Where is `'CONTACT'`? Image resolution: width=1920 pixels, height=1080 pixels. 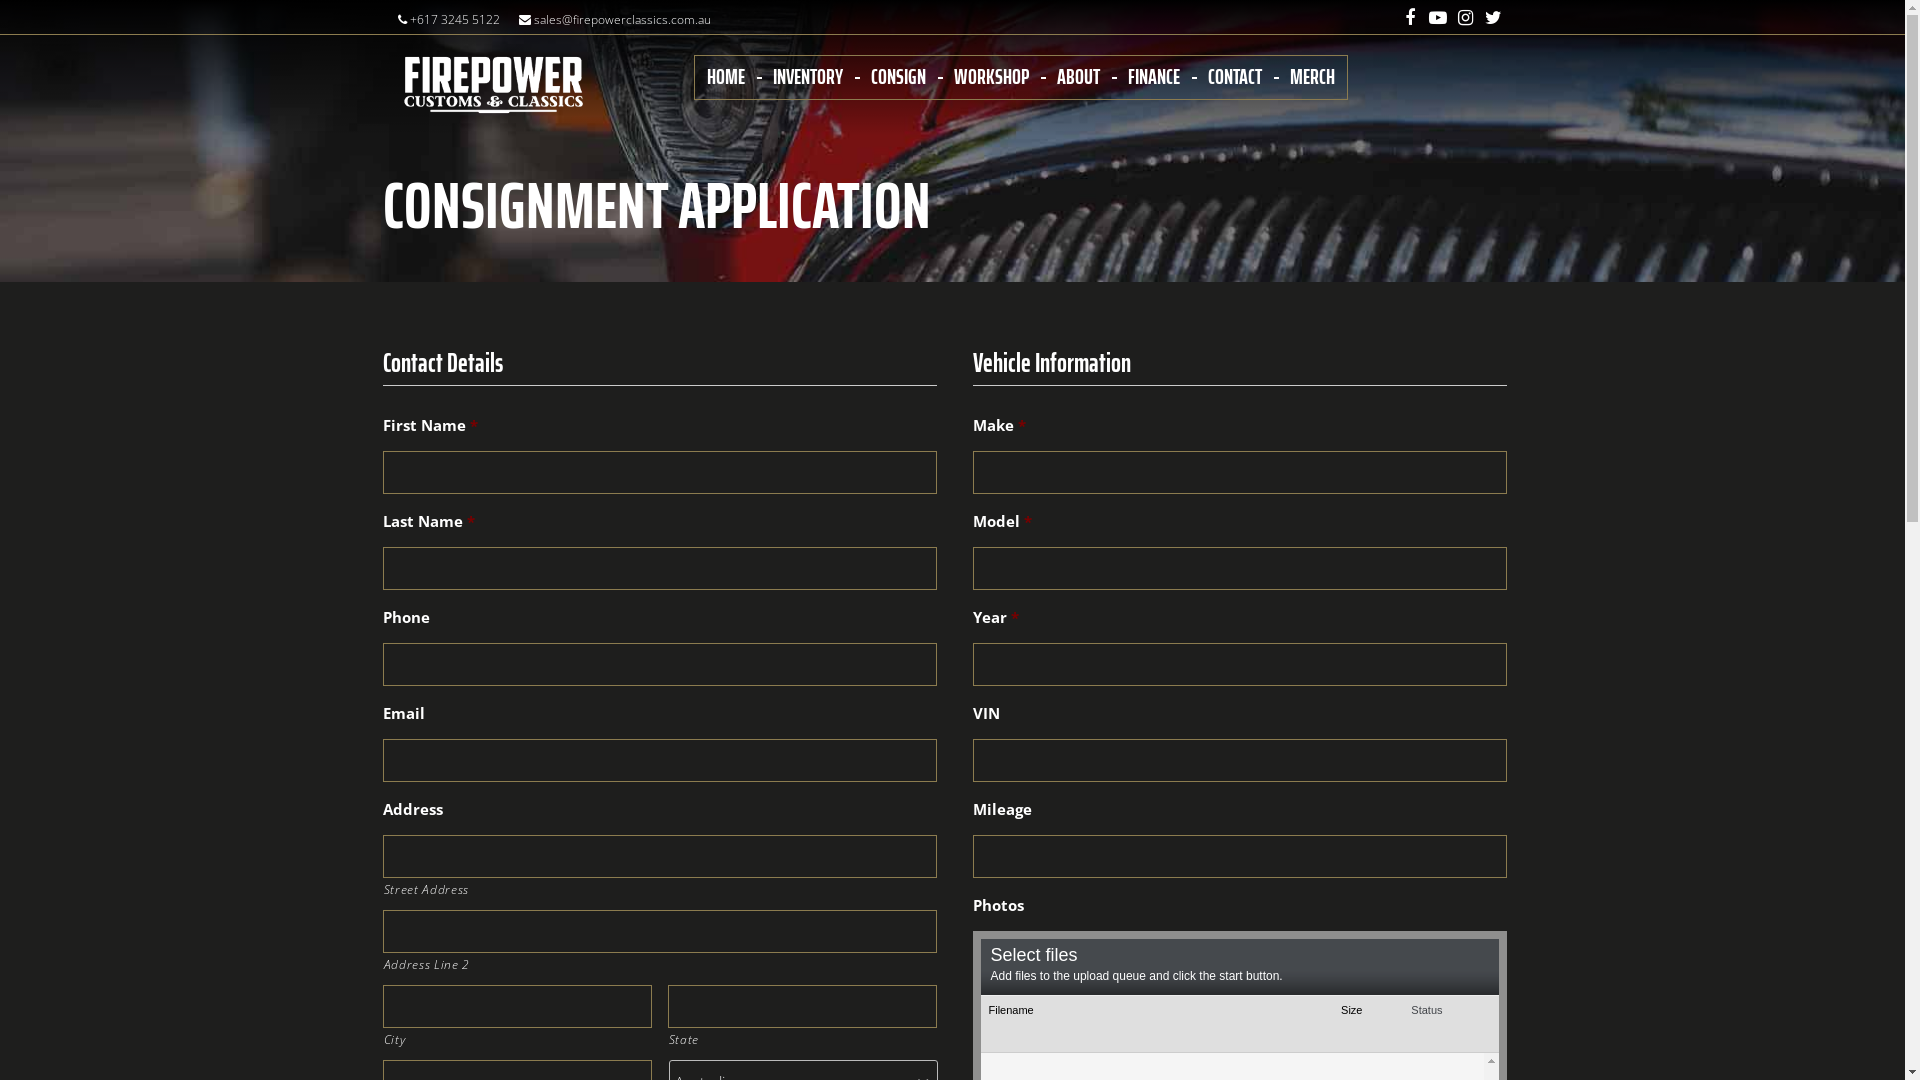 'CONTACT' is located at coordinates (1233, 75).